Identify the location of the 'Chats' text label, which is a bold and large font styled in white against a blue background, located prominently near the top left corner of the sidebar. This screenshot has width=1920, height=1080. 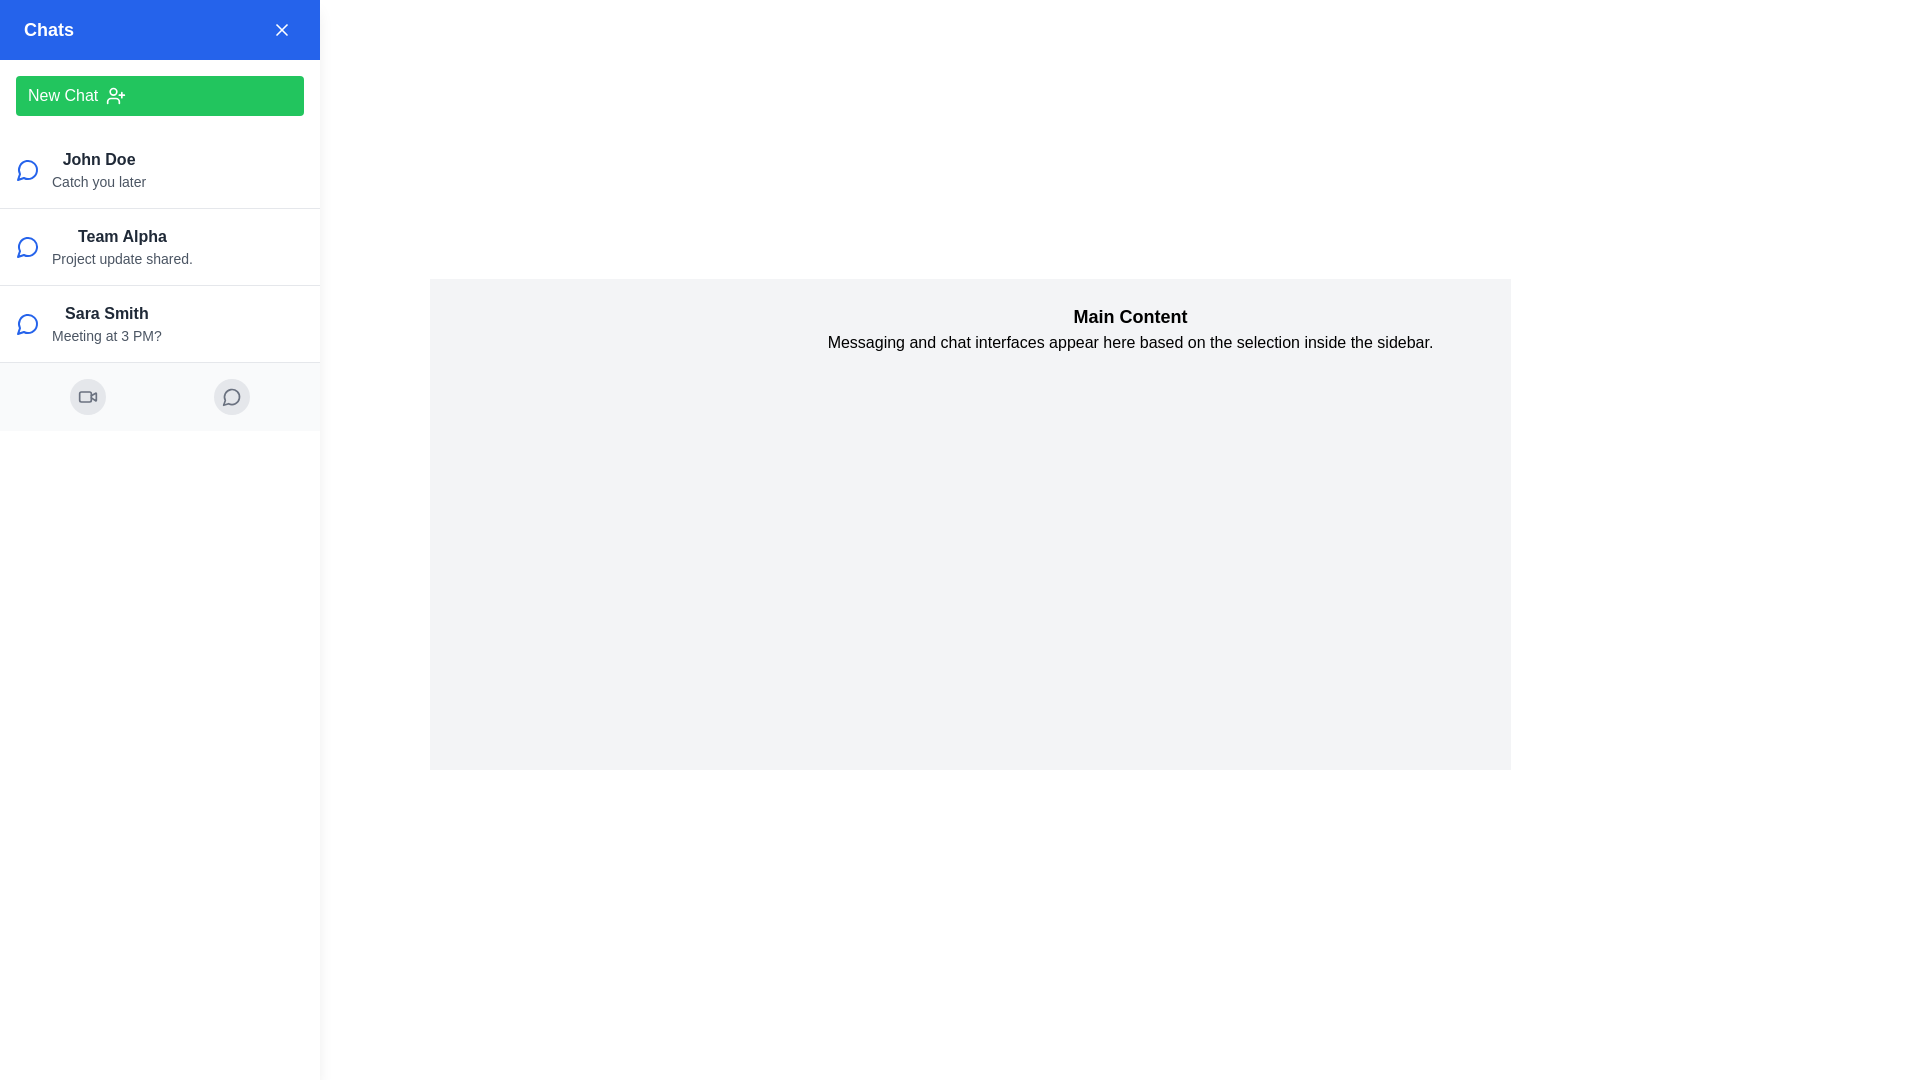
(48, 30).